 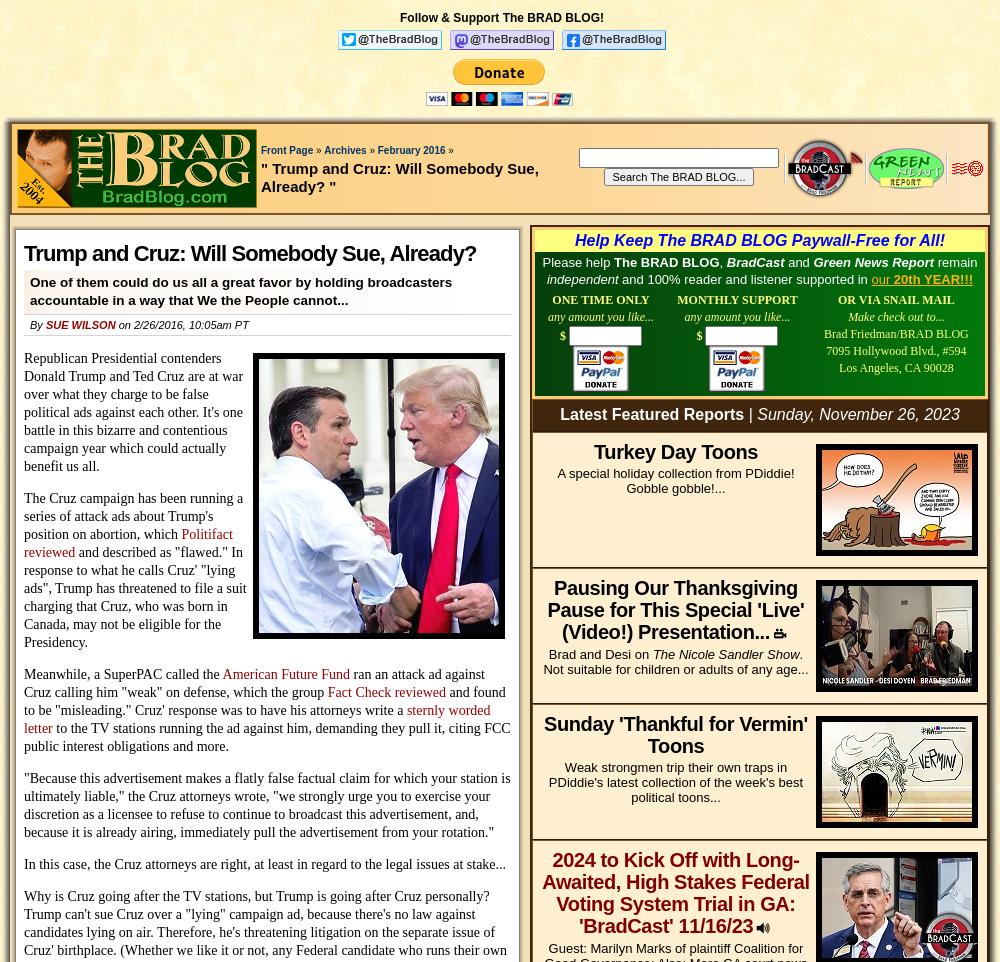 I want to click on 'The Nicole Sandler Show', so click(x=724, y=653).